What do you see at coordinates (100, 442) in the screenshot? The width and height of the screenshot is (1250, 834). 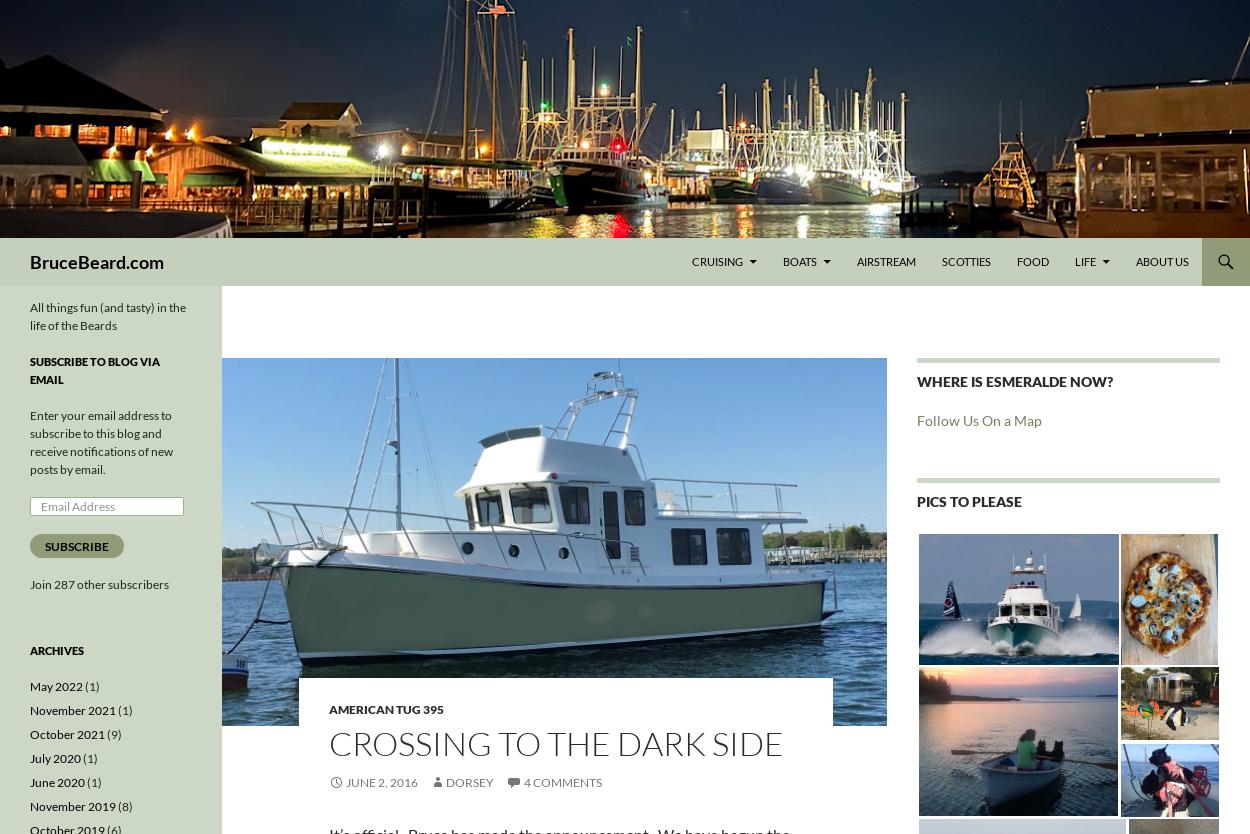 I see `'Enter your email address to subscribe to this blog and receive notifications of new posts by email.'` at bounding box center [100, 442].